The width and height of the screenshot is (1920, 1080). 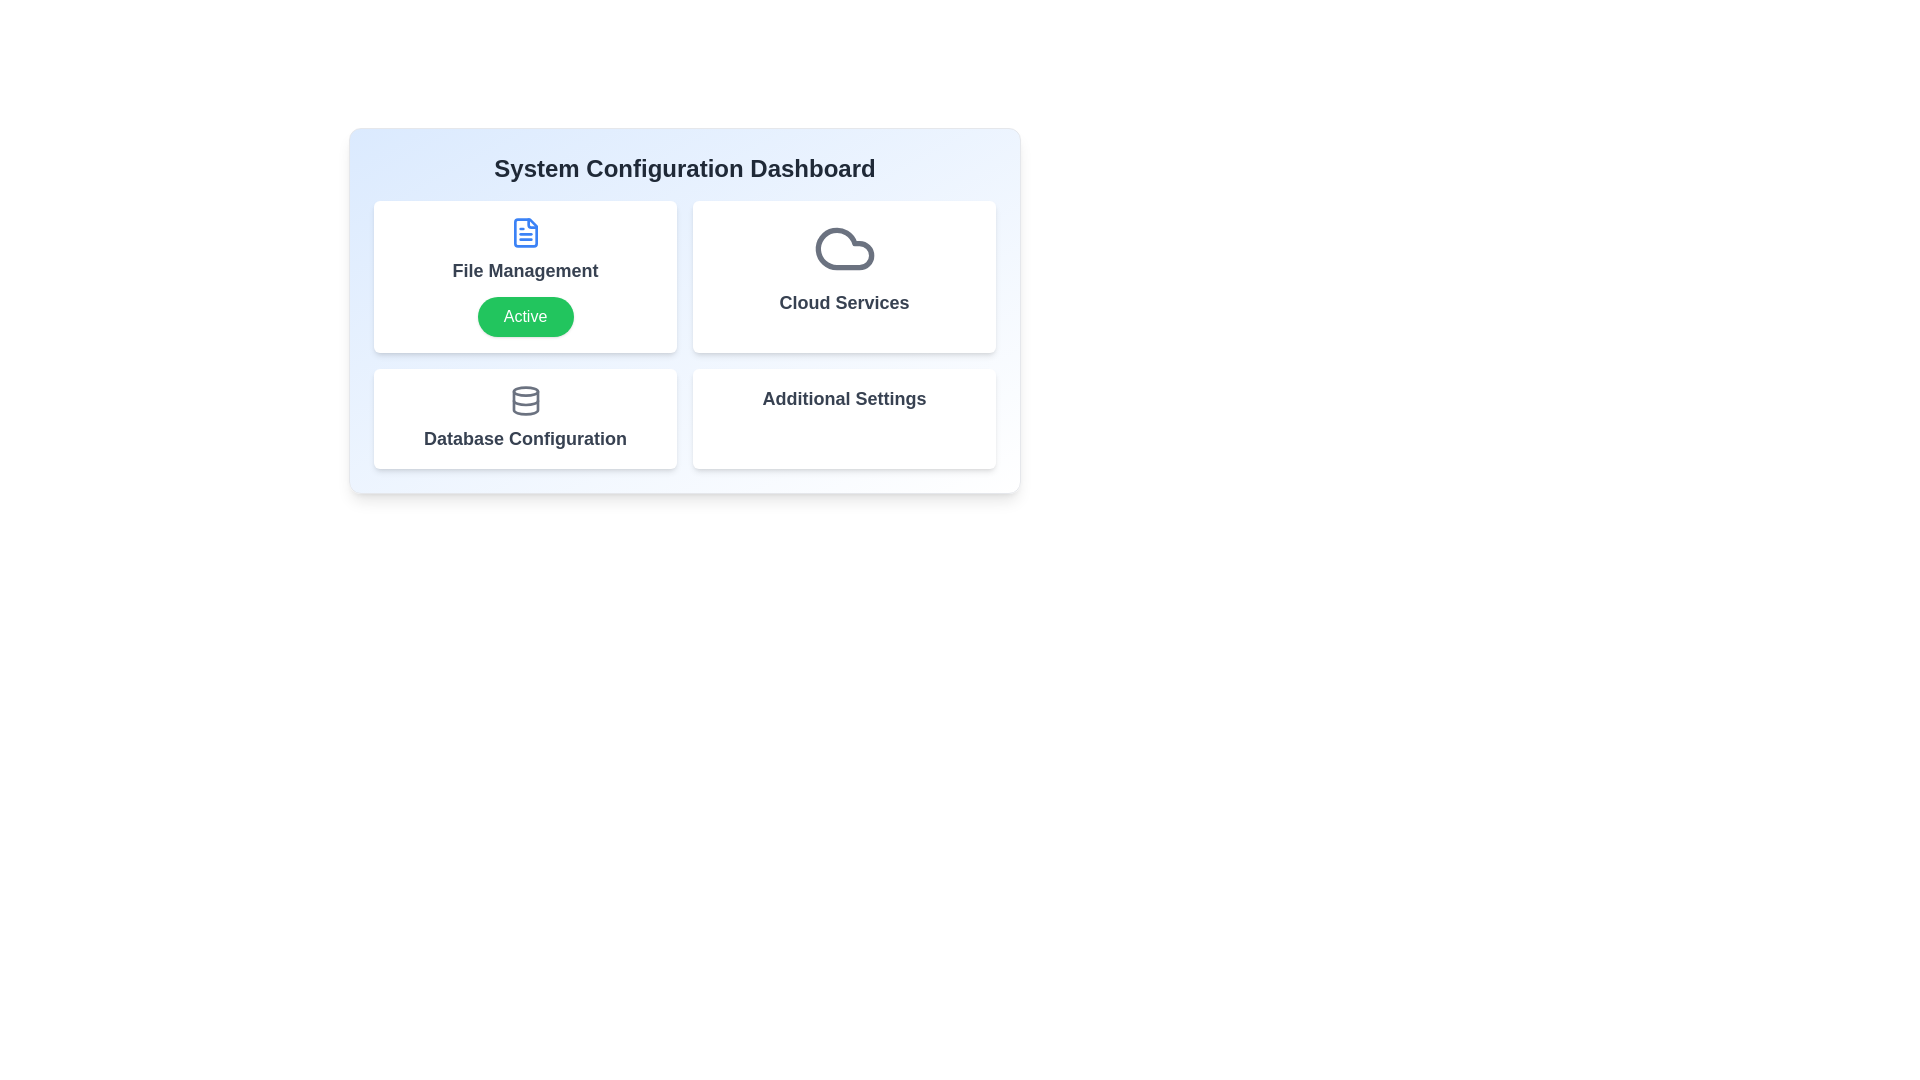 What do you see at coordinates (525, 402) in the screenshot?
I see `the Database Configuration card surrounding the database icon` at bounding box center [525, 402].